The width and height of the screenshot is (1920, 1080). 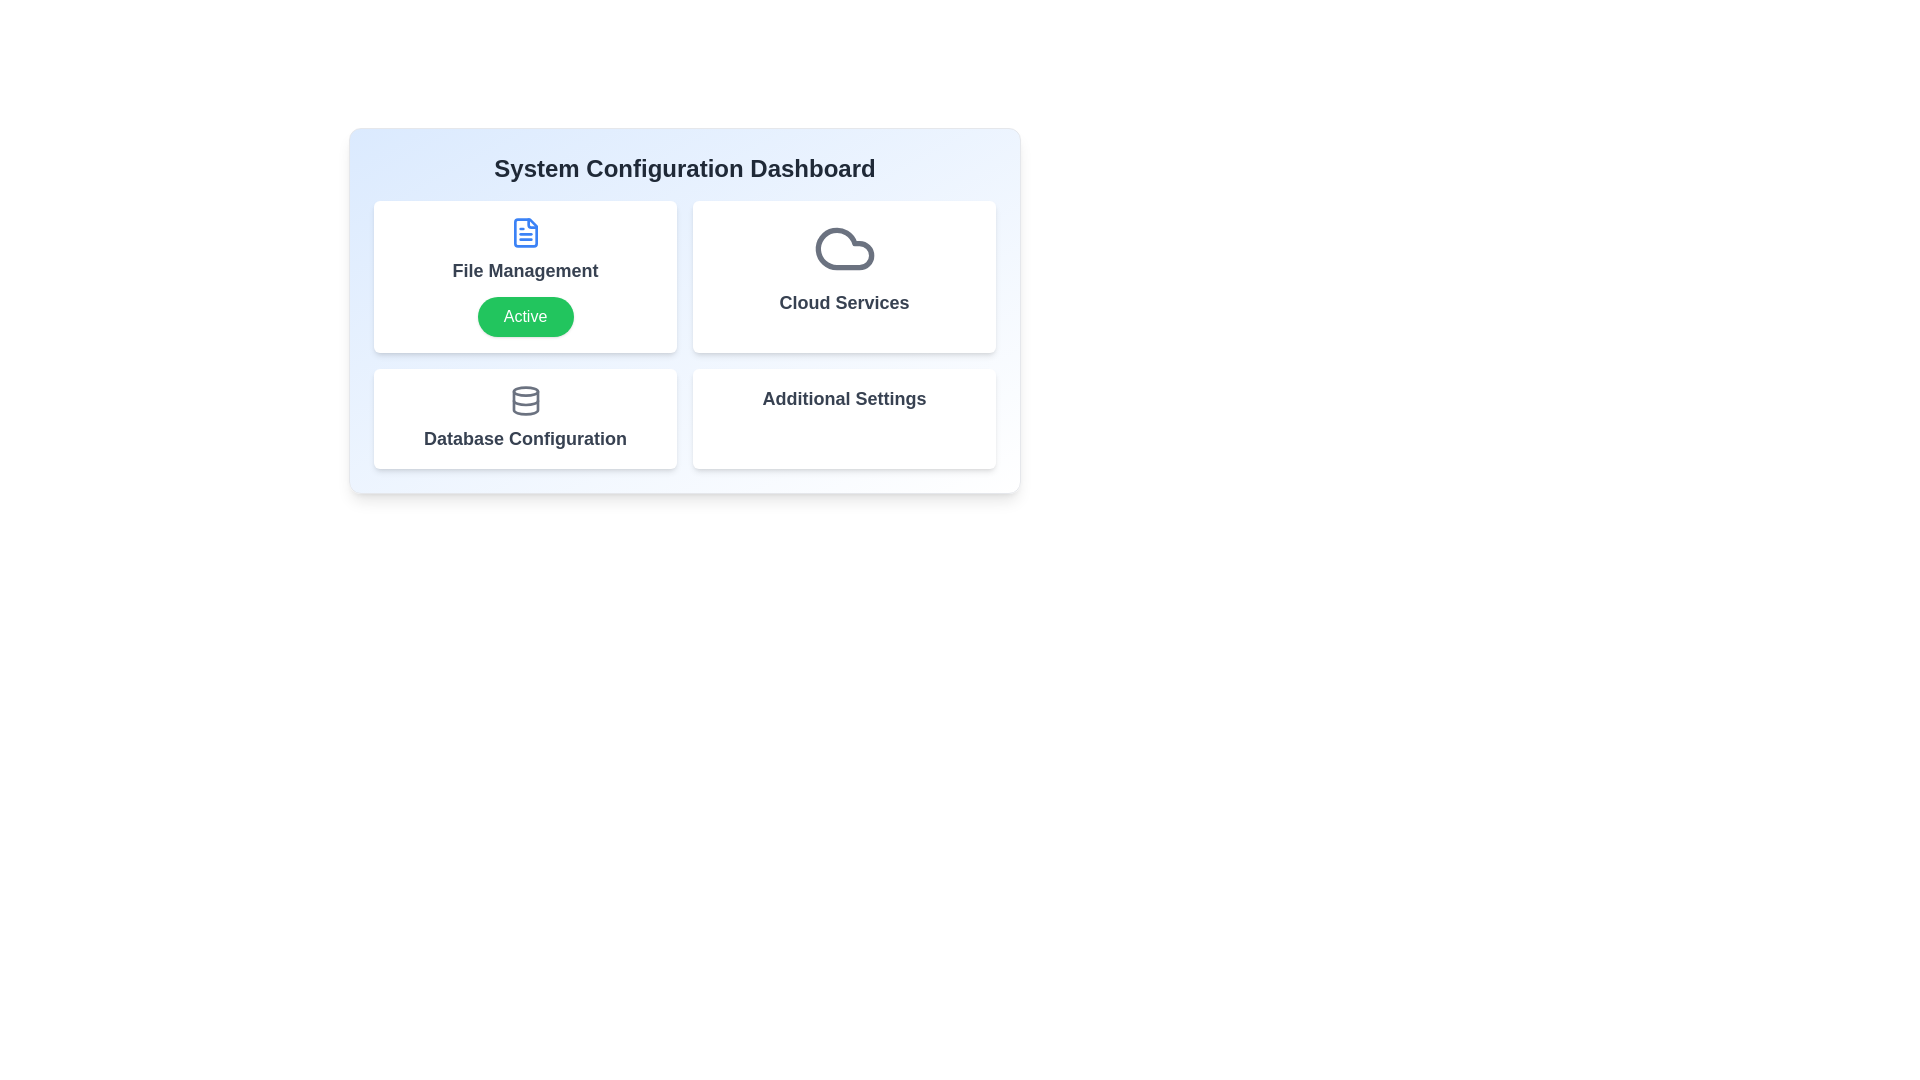 What do you see at coordinates (525, 402) in the screenshot?
I see `the Database Configuration card surrounding the database icon` at bounding box center [525, 402].